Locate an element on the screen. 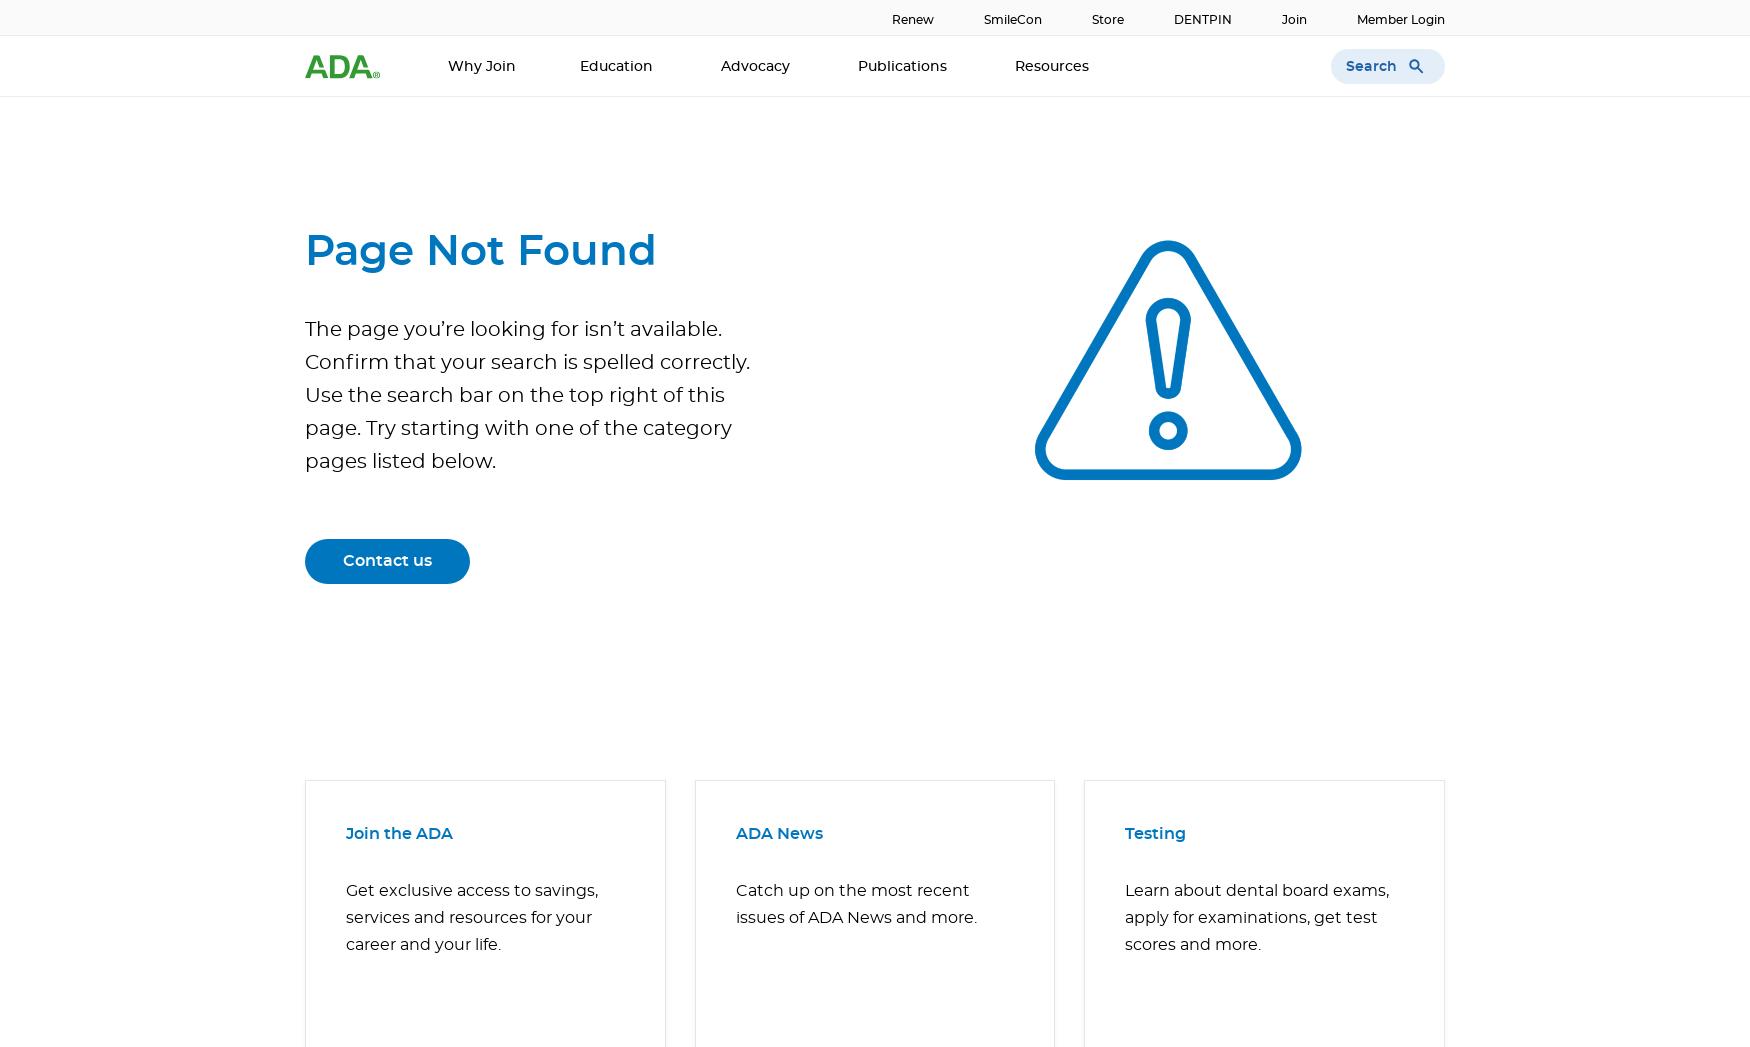 The height and width of the screenshot is (1047, 1750). 'Advocacy' is located at coordinates (756, 67).